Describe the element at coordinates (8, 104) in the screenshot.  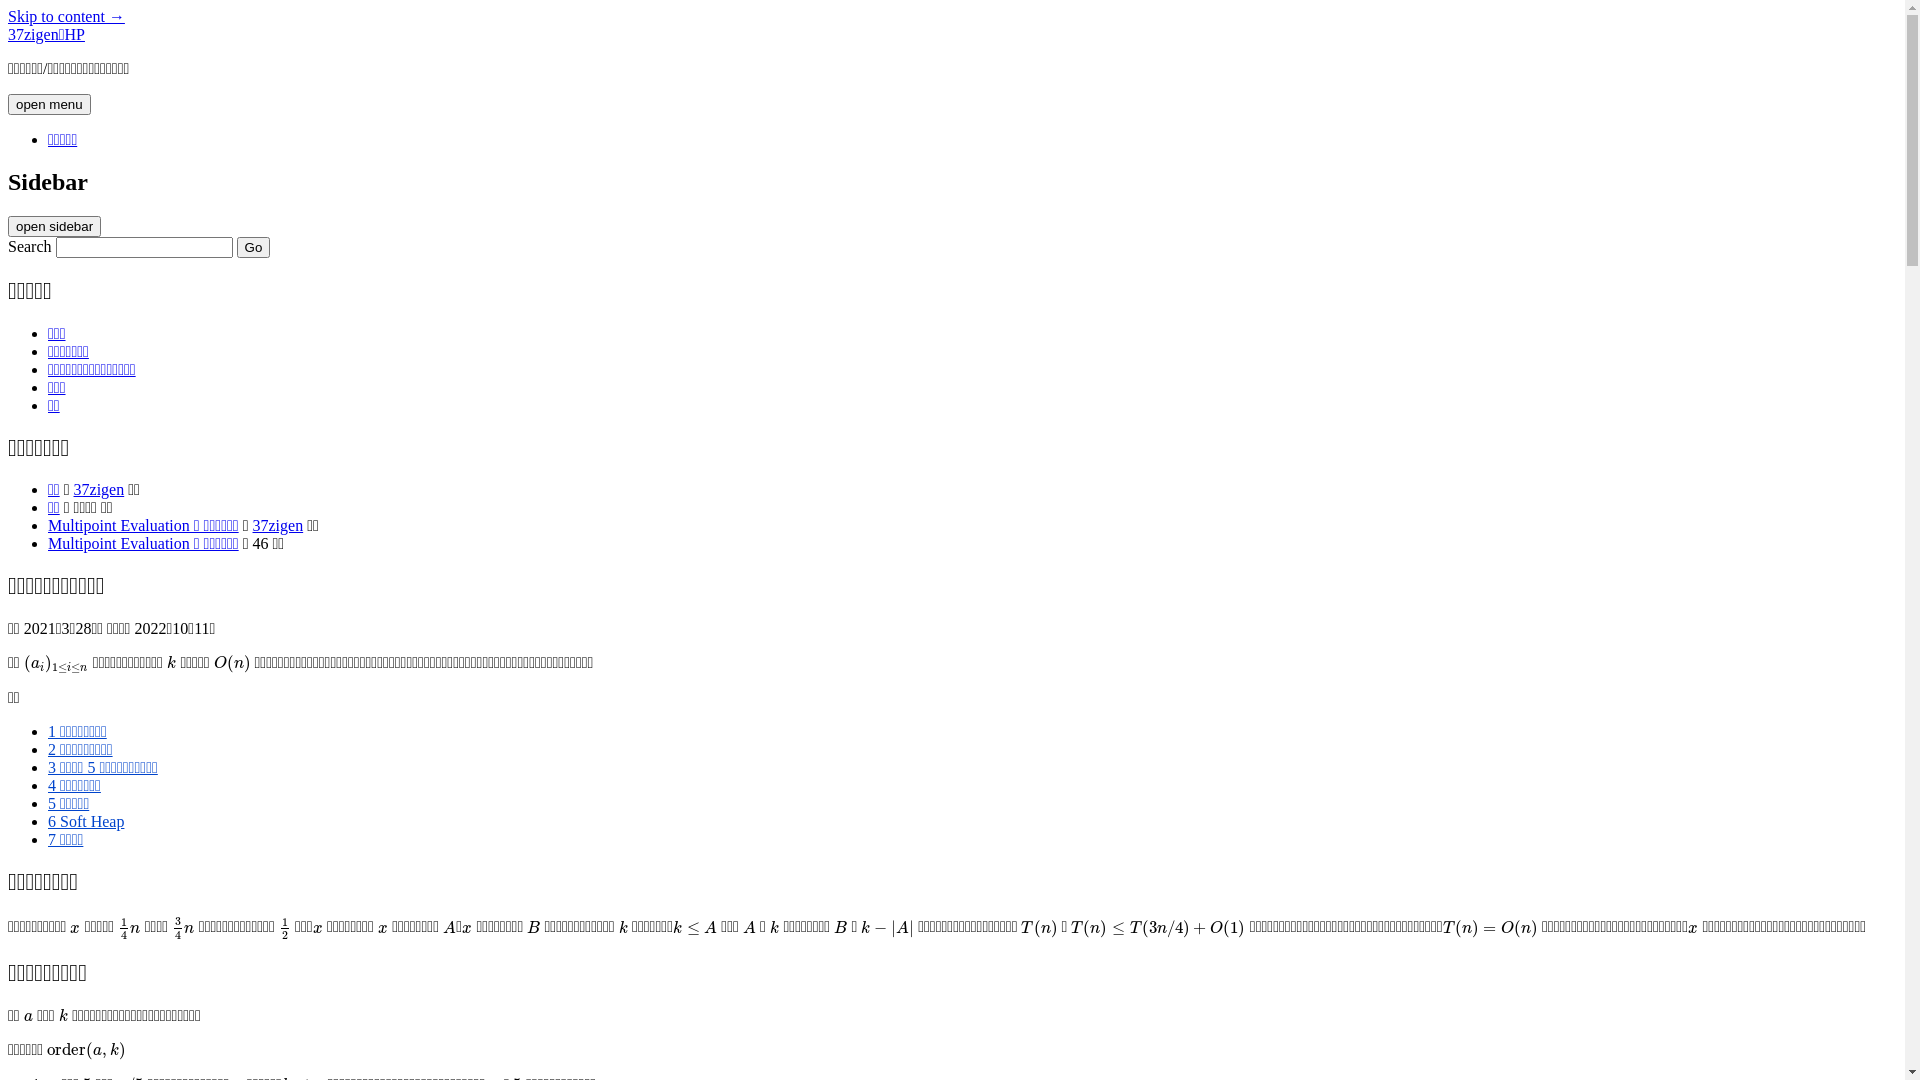
I see `'open menu'` at that location.